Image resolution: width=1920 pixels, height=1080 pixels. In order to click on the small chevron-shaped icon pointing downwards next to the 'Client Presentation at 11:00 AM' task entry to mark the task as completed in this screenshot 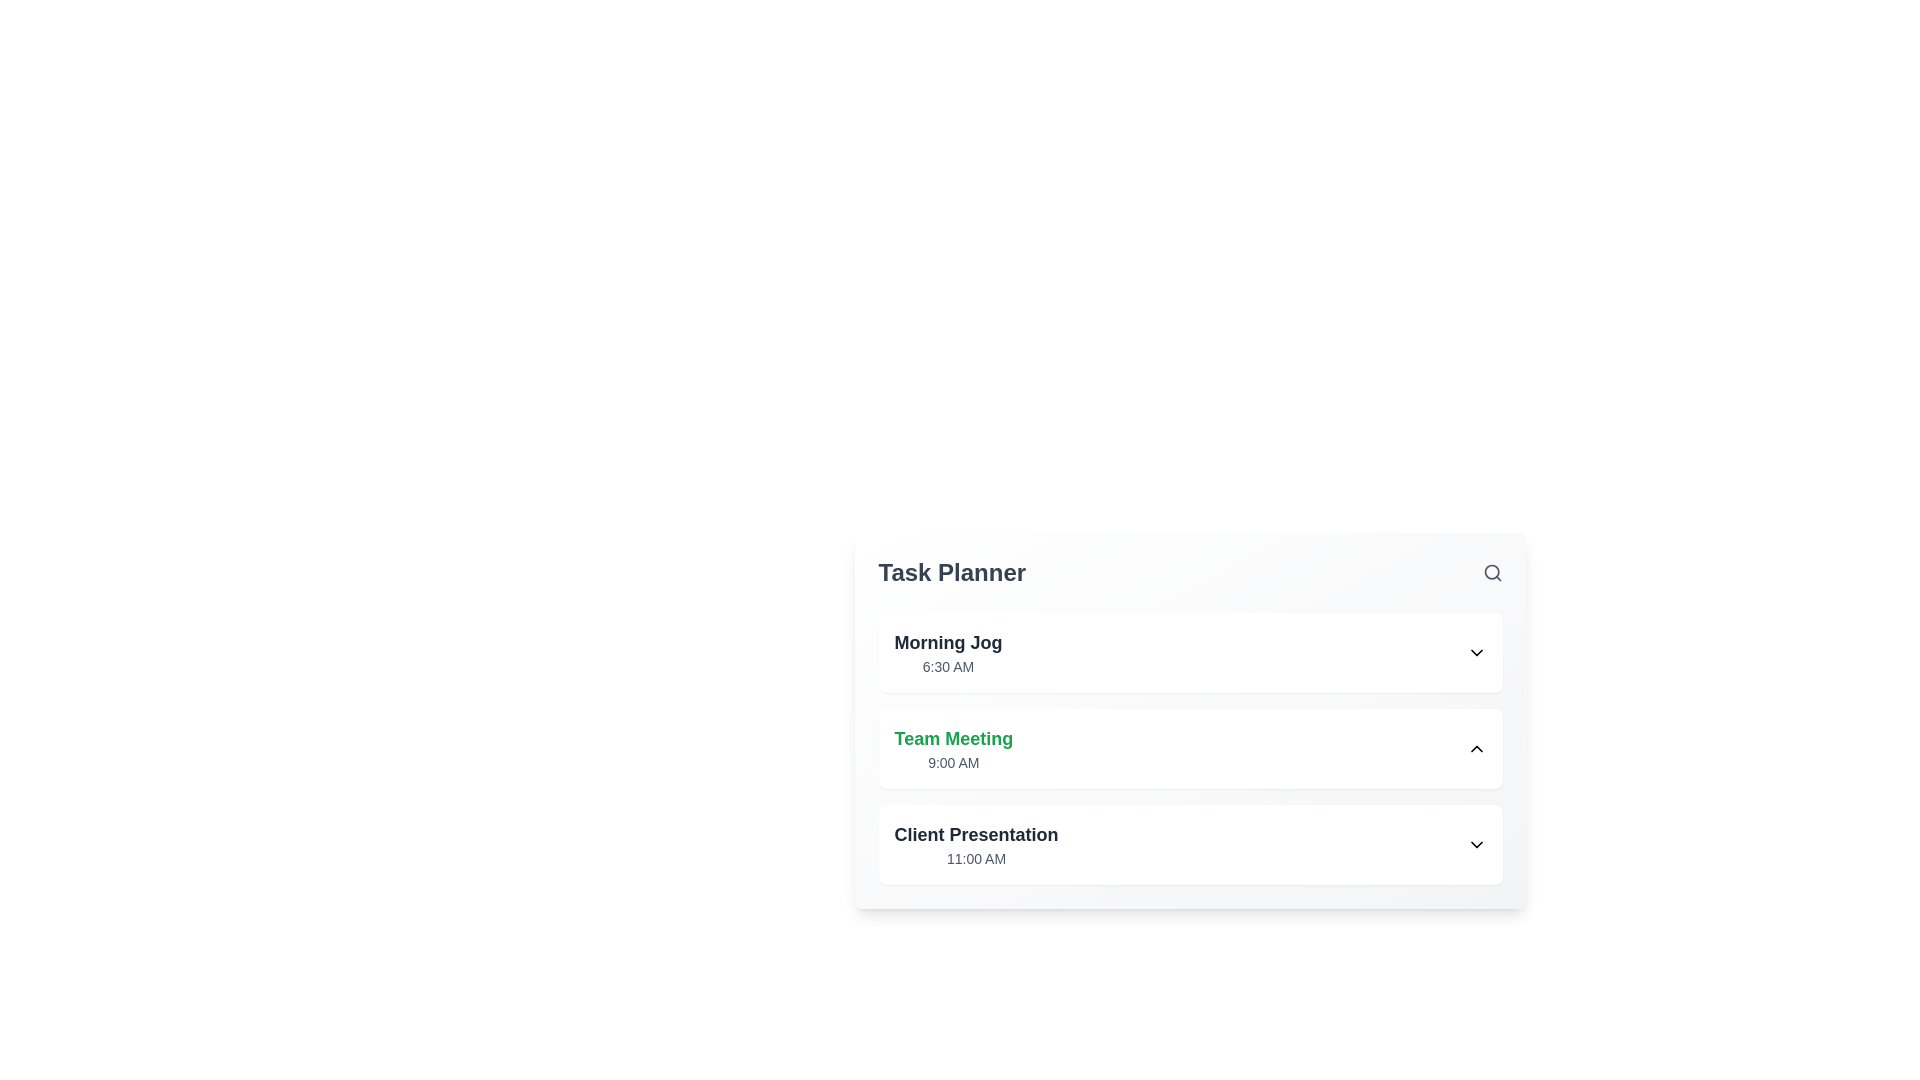, I will do `click(1476, 844)`.